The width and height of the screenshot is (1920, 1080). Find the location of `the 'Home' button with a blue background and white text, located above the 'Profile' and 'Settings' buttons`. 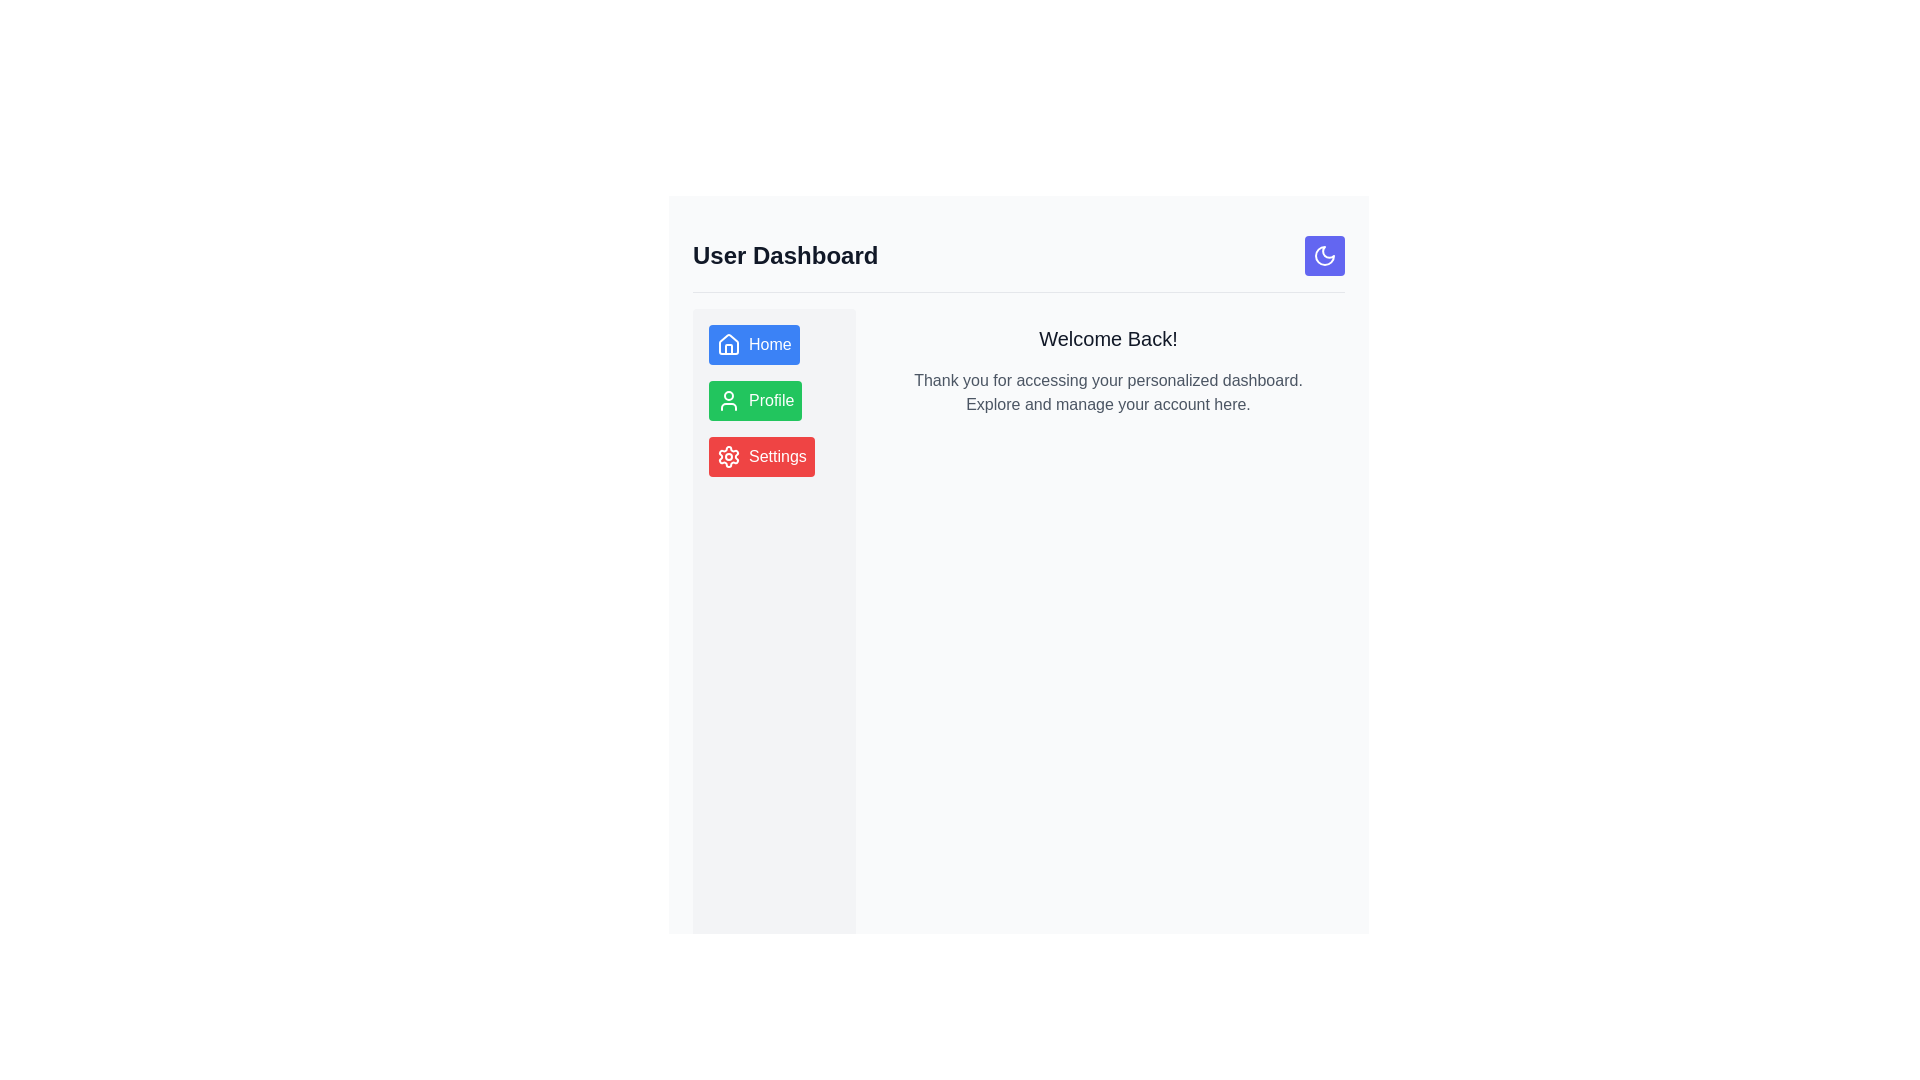

the 'Home' button with a blue background and white text, located above the 'Profile' and 'Settings' buttons is located at coordinates (753, 343).